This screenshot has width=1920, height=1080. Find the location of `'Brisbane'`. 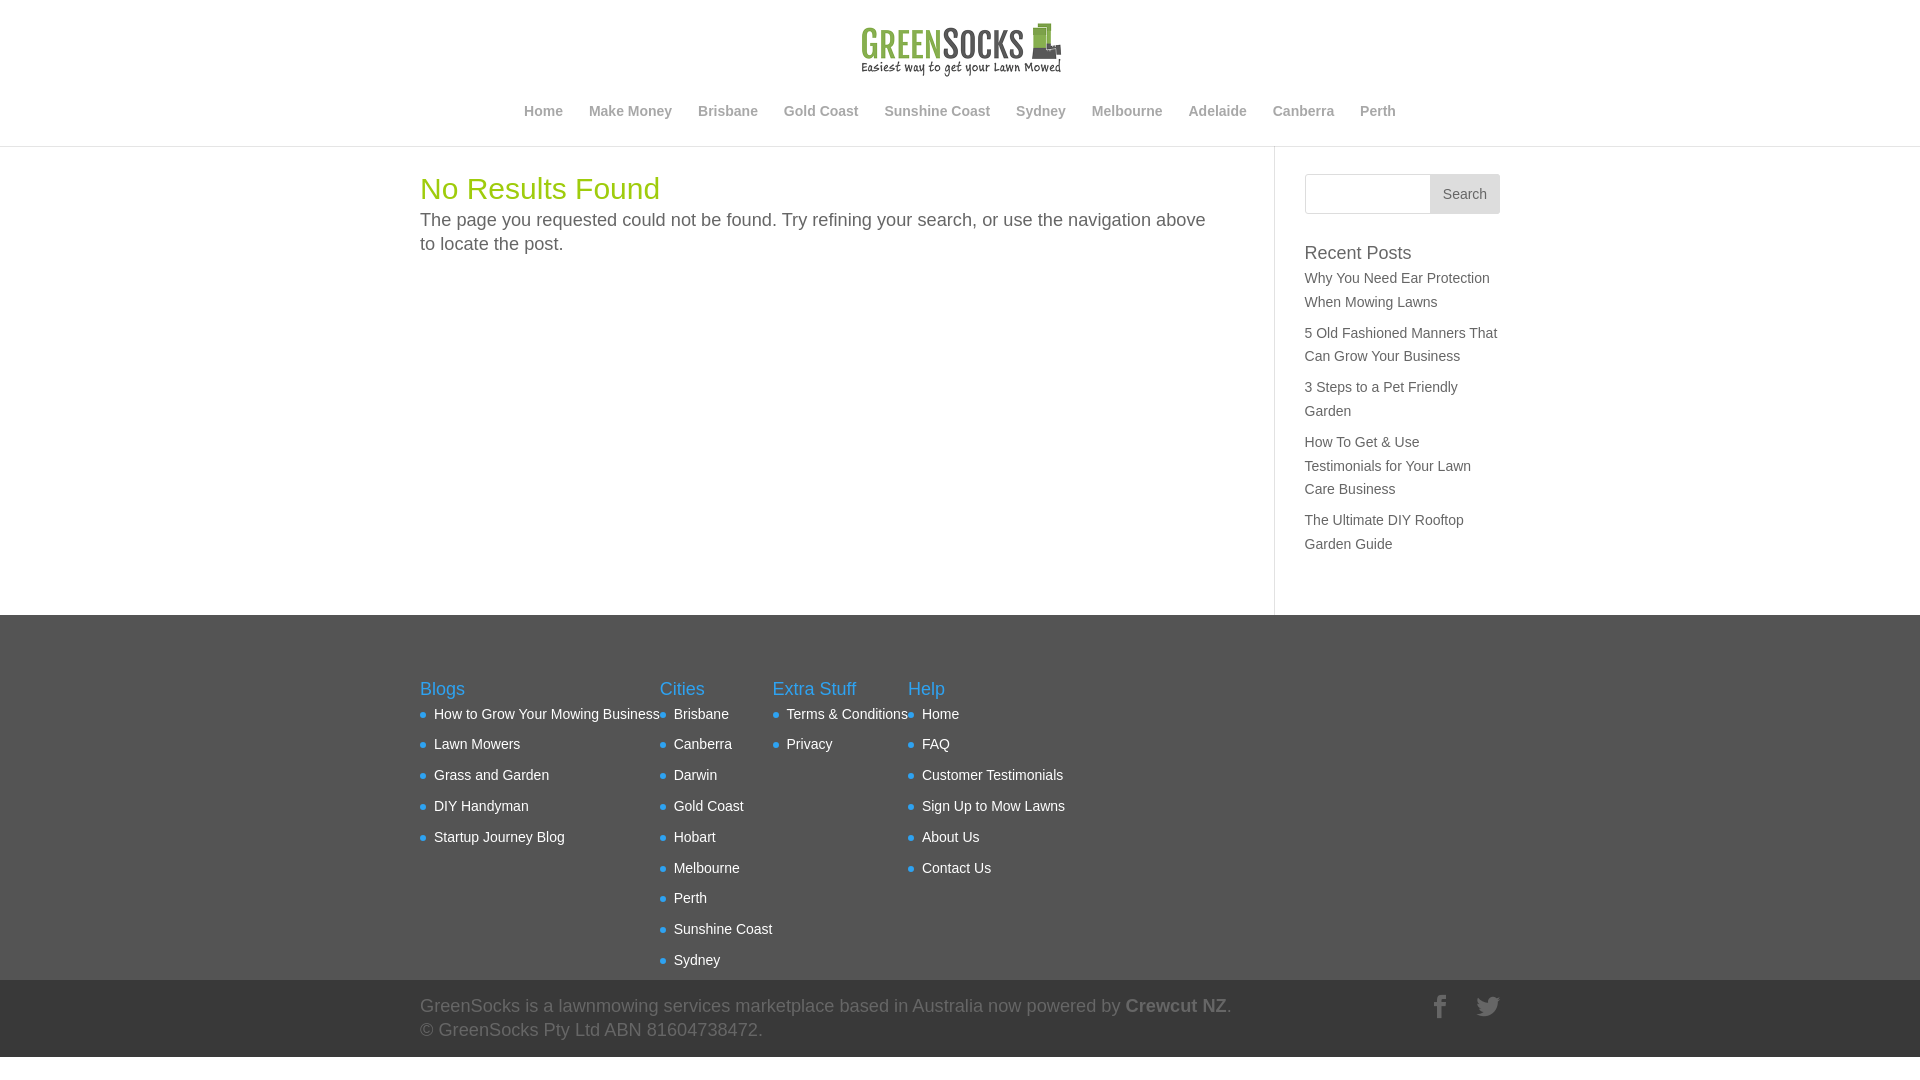

'Brisbane' is located at coordinates (727, 124).